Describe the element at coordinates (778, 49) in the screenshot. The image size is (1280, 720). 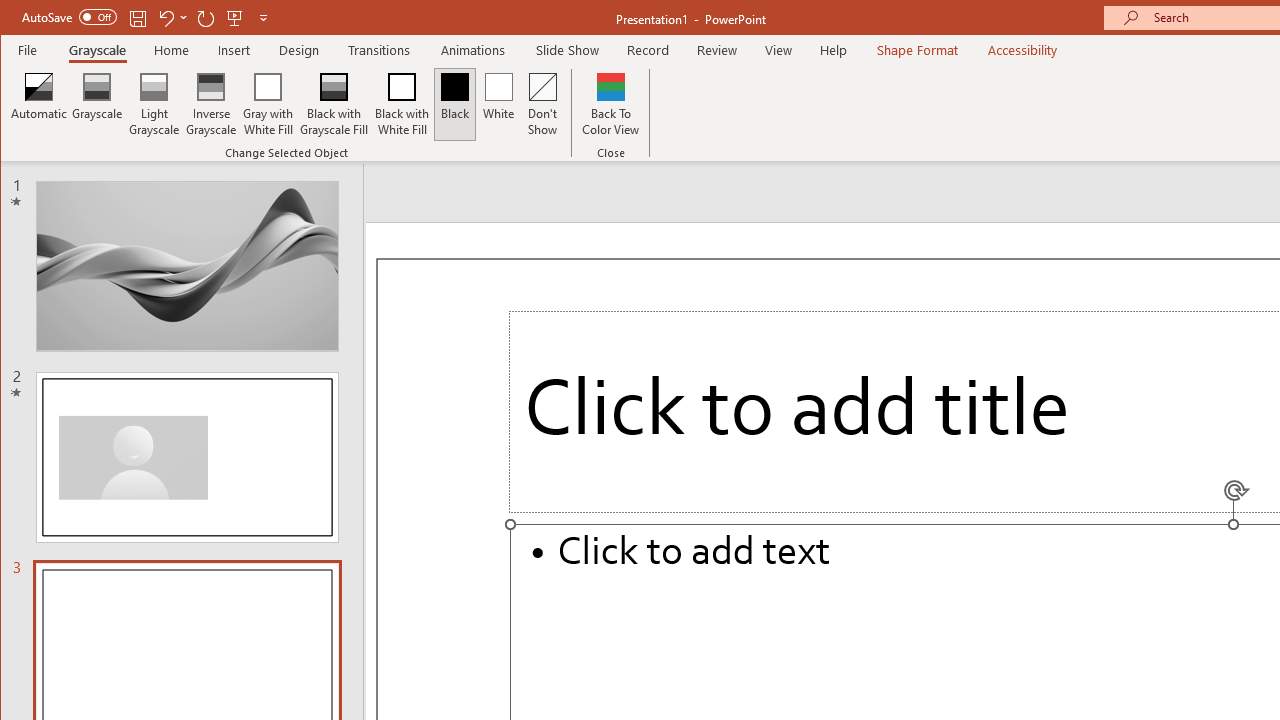
I see `'View'` at that location.